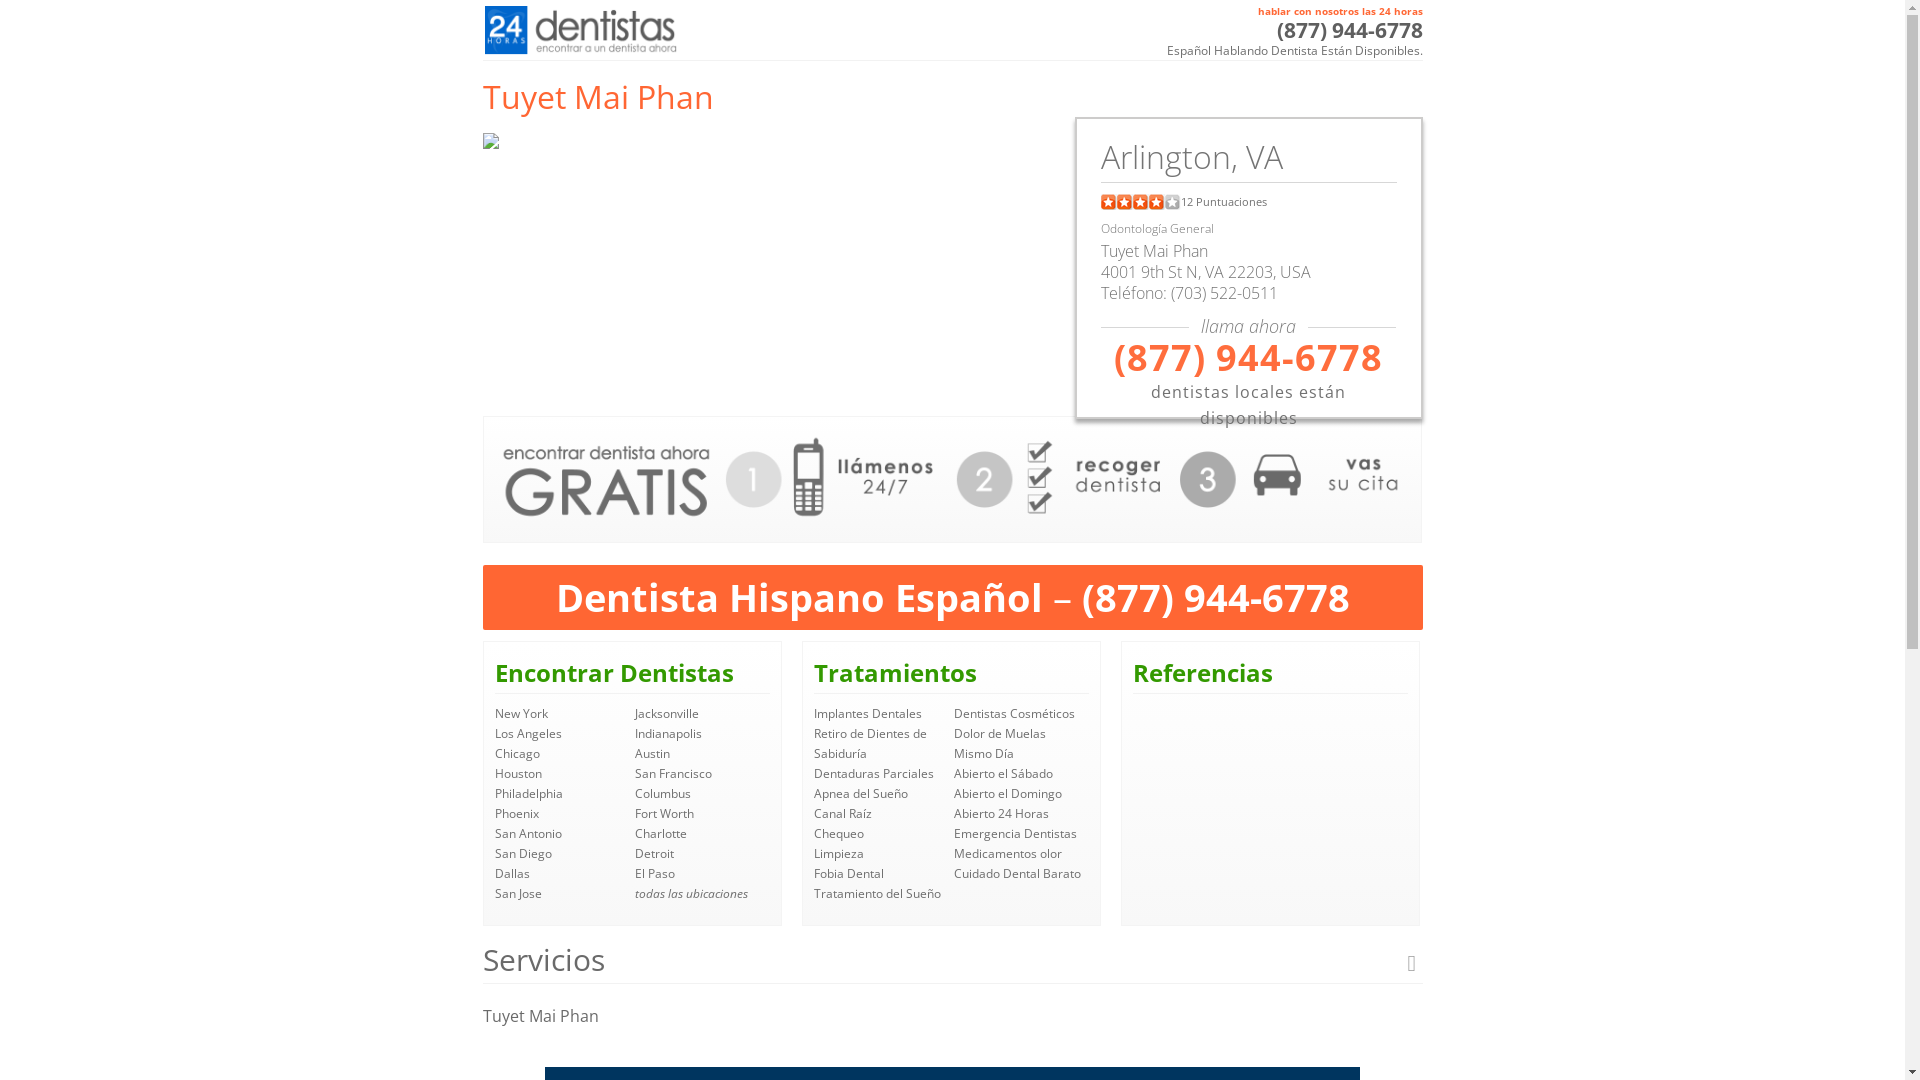 This screenshot has width=1920, height=1080. Describe the element at coordinates (1015, 833) in the screenshot. I see `'Emergencia Dentistas'` at that location.